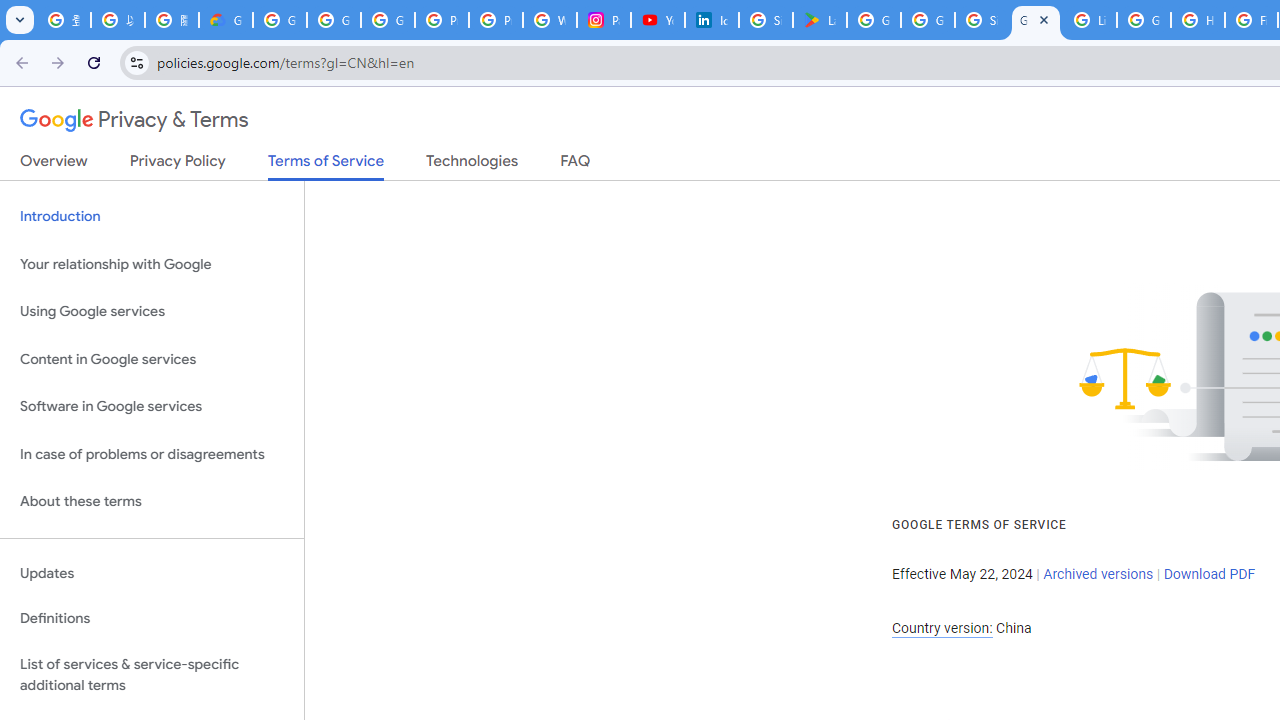  I want to click on 'Google Workspace - Specific Terms', so click(927, 20).